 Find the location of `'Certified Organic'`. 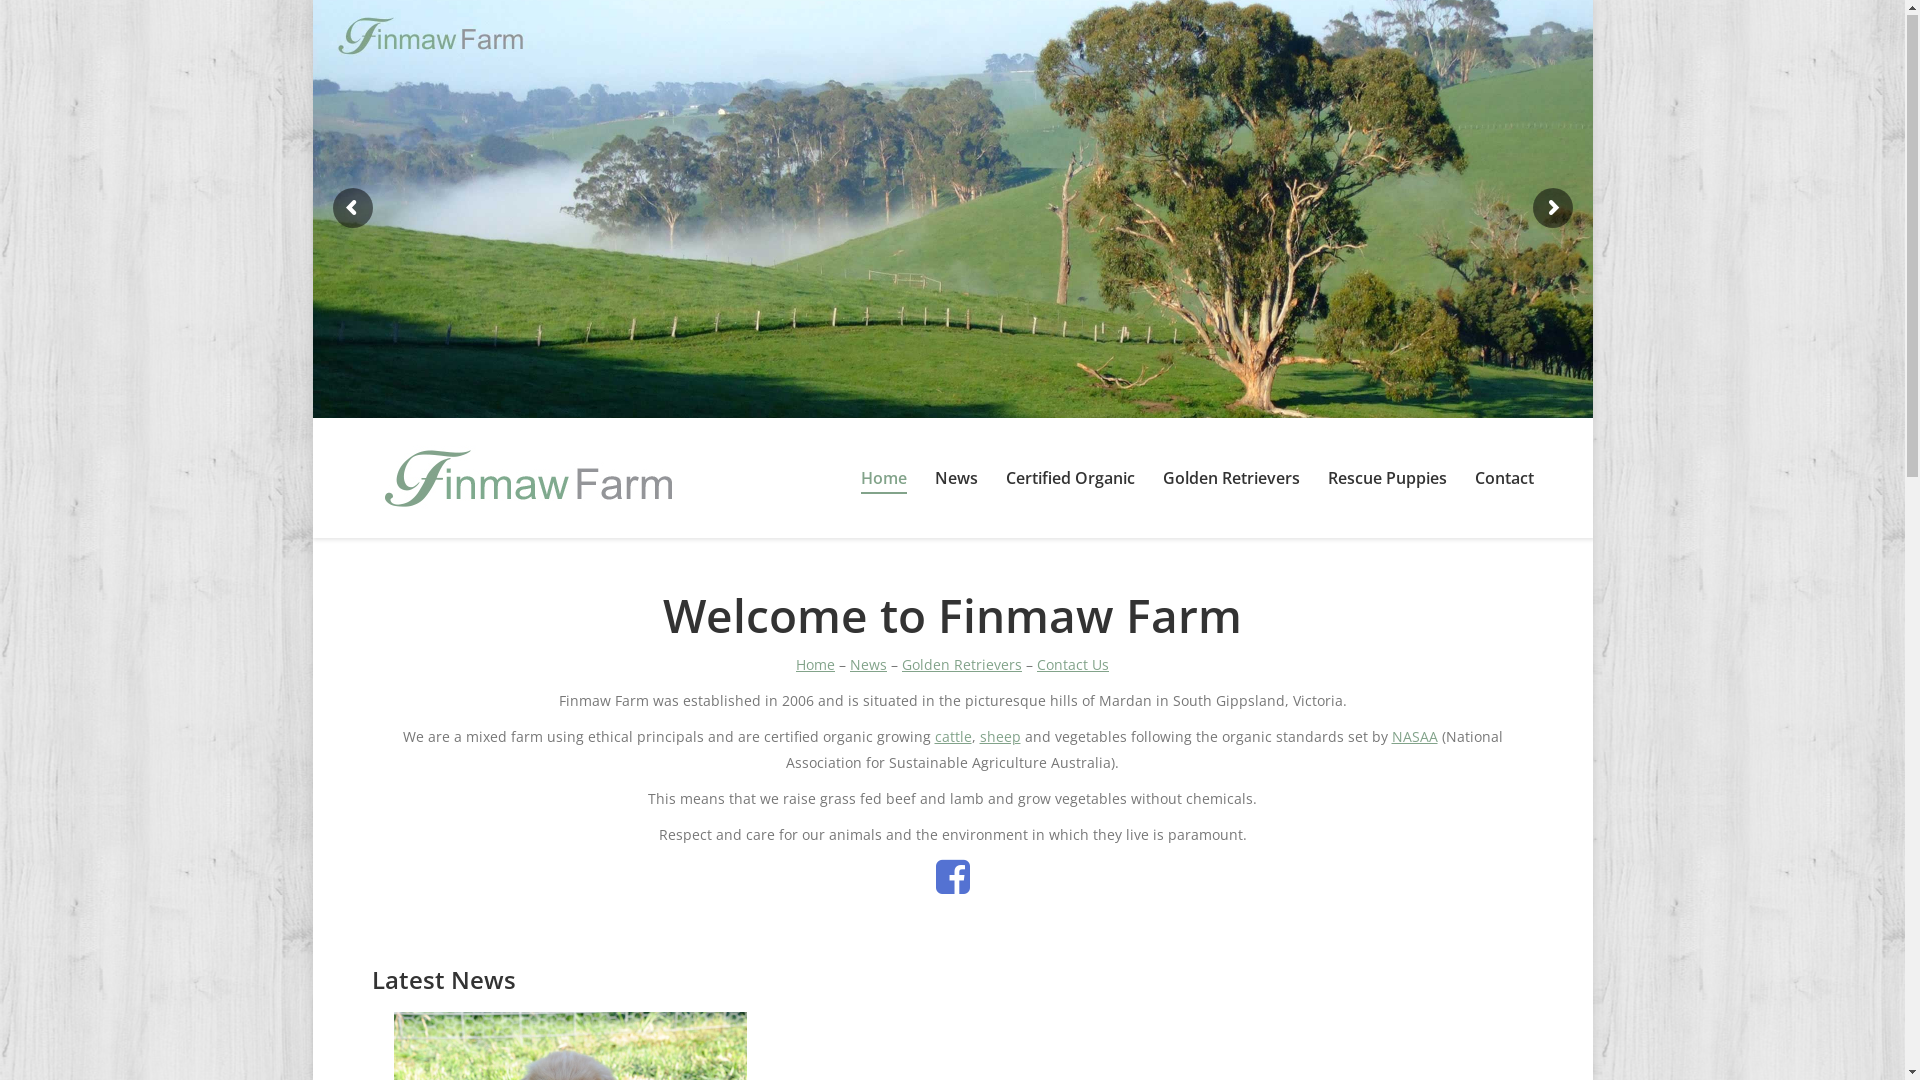

'Certified Organic' is located at coordinates (1069, 479).